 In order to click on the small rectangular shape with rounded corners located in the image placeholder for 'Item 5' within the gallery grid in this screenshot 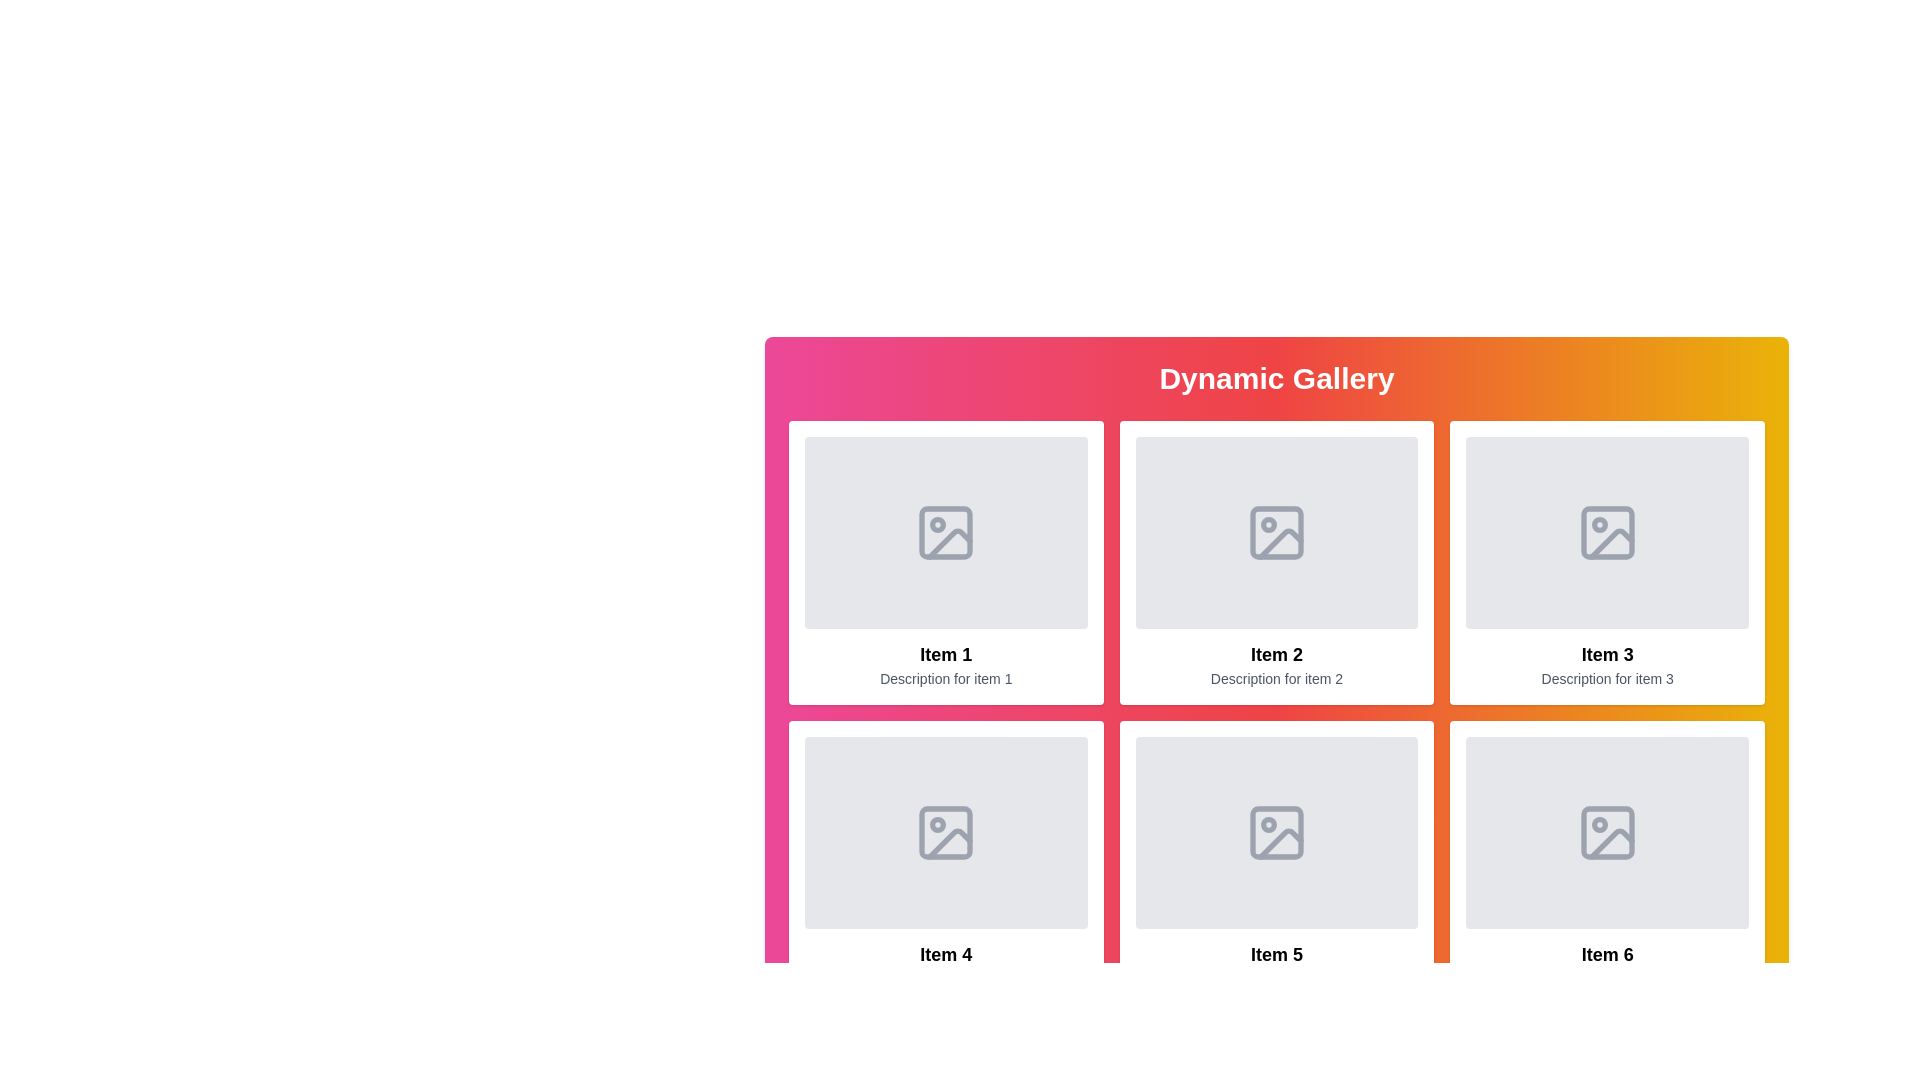, I will do `click(1275, 833)`.